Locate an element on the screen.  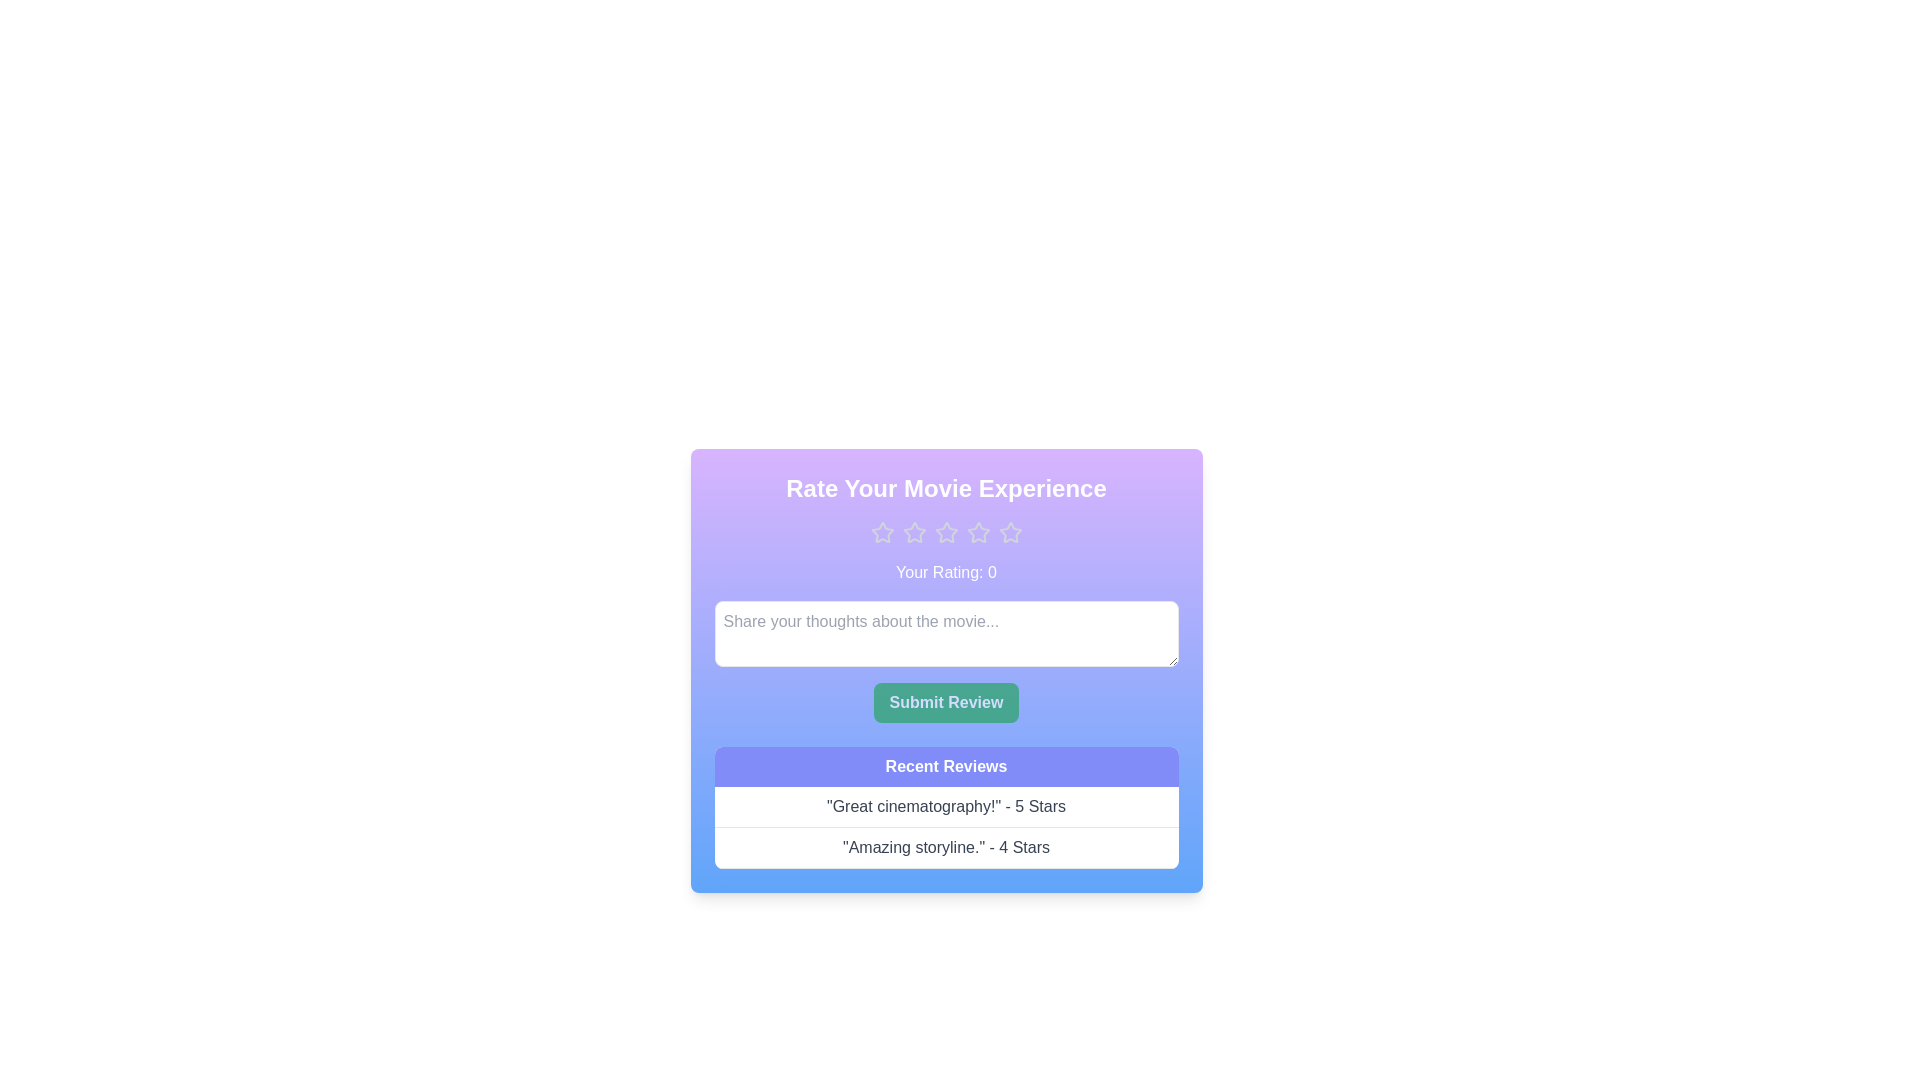
the star corresponding to the desired rating 2 is located at coordinates (913, 531).